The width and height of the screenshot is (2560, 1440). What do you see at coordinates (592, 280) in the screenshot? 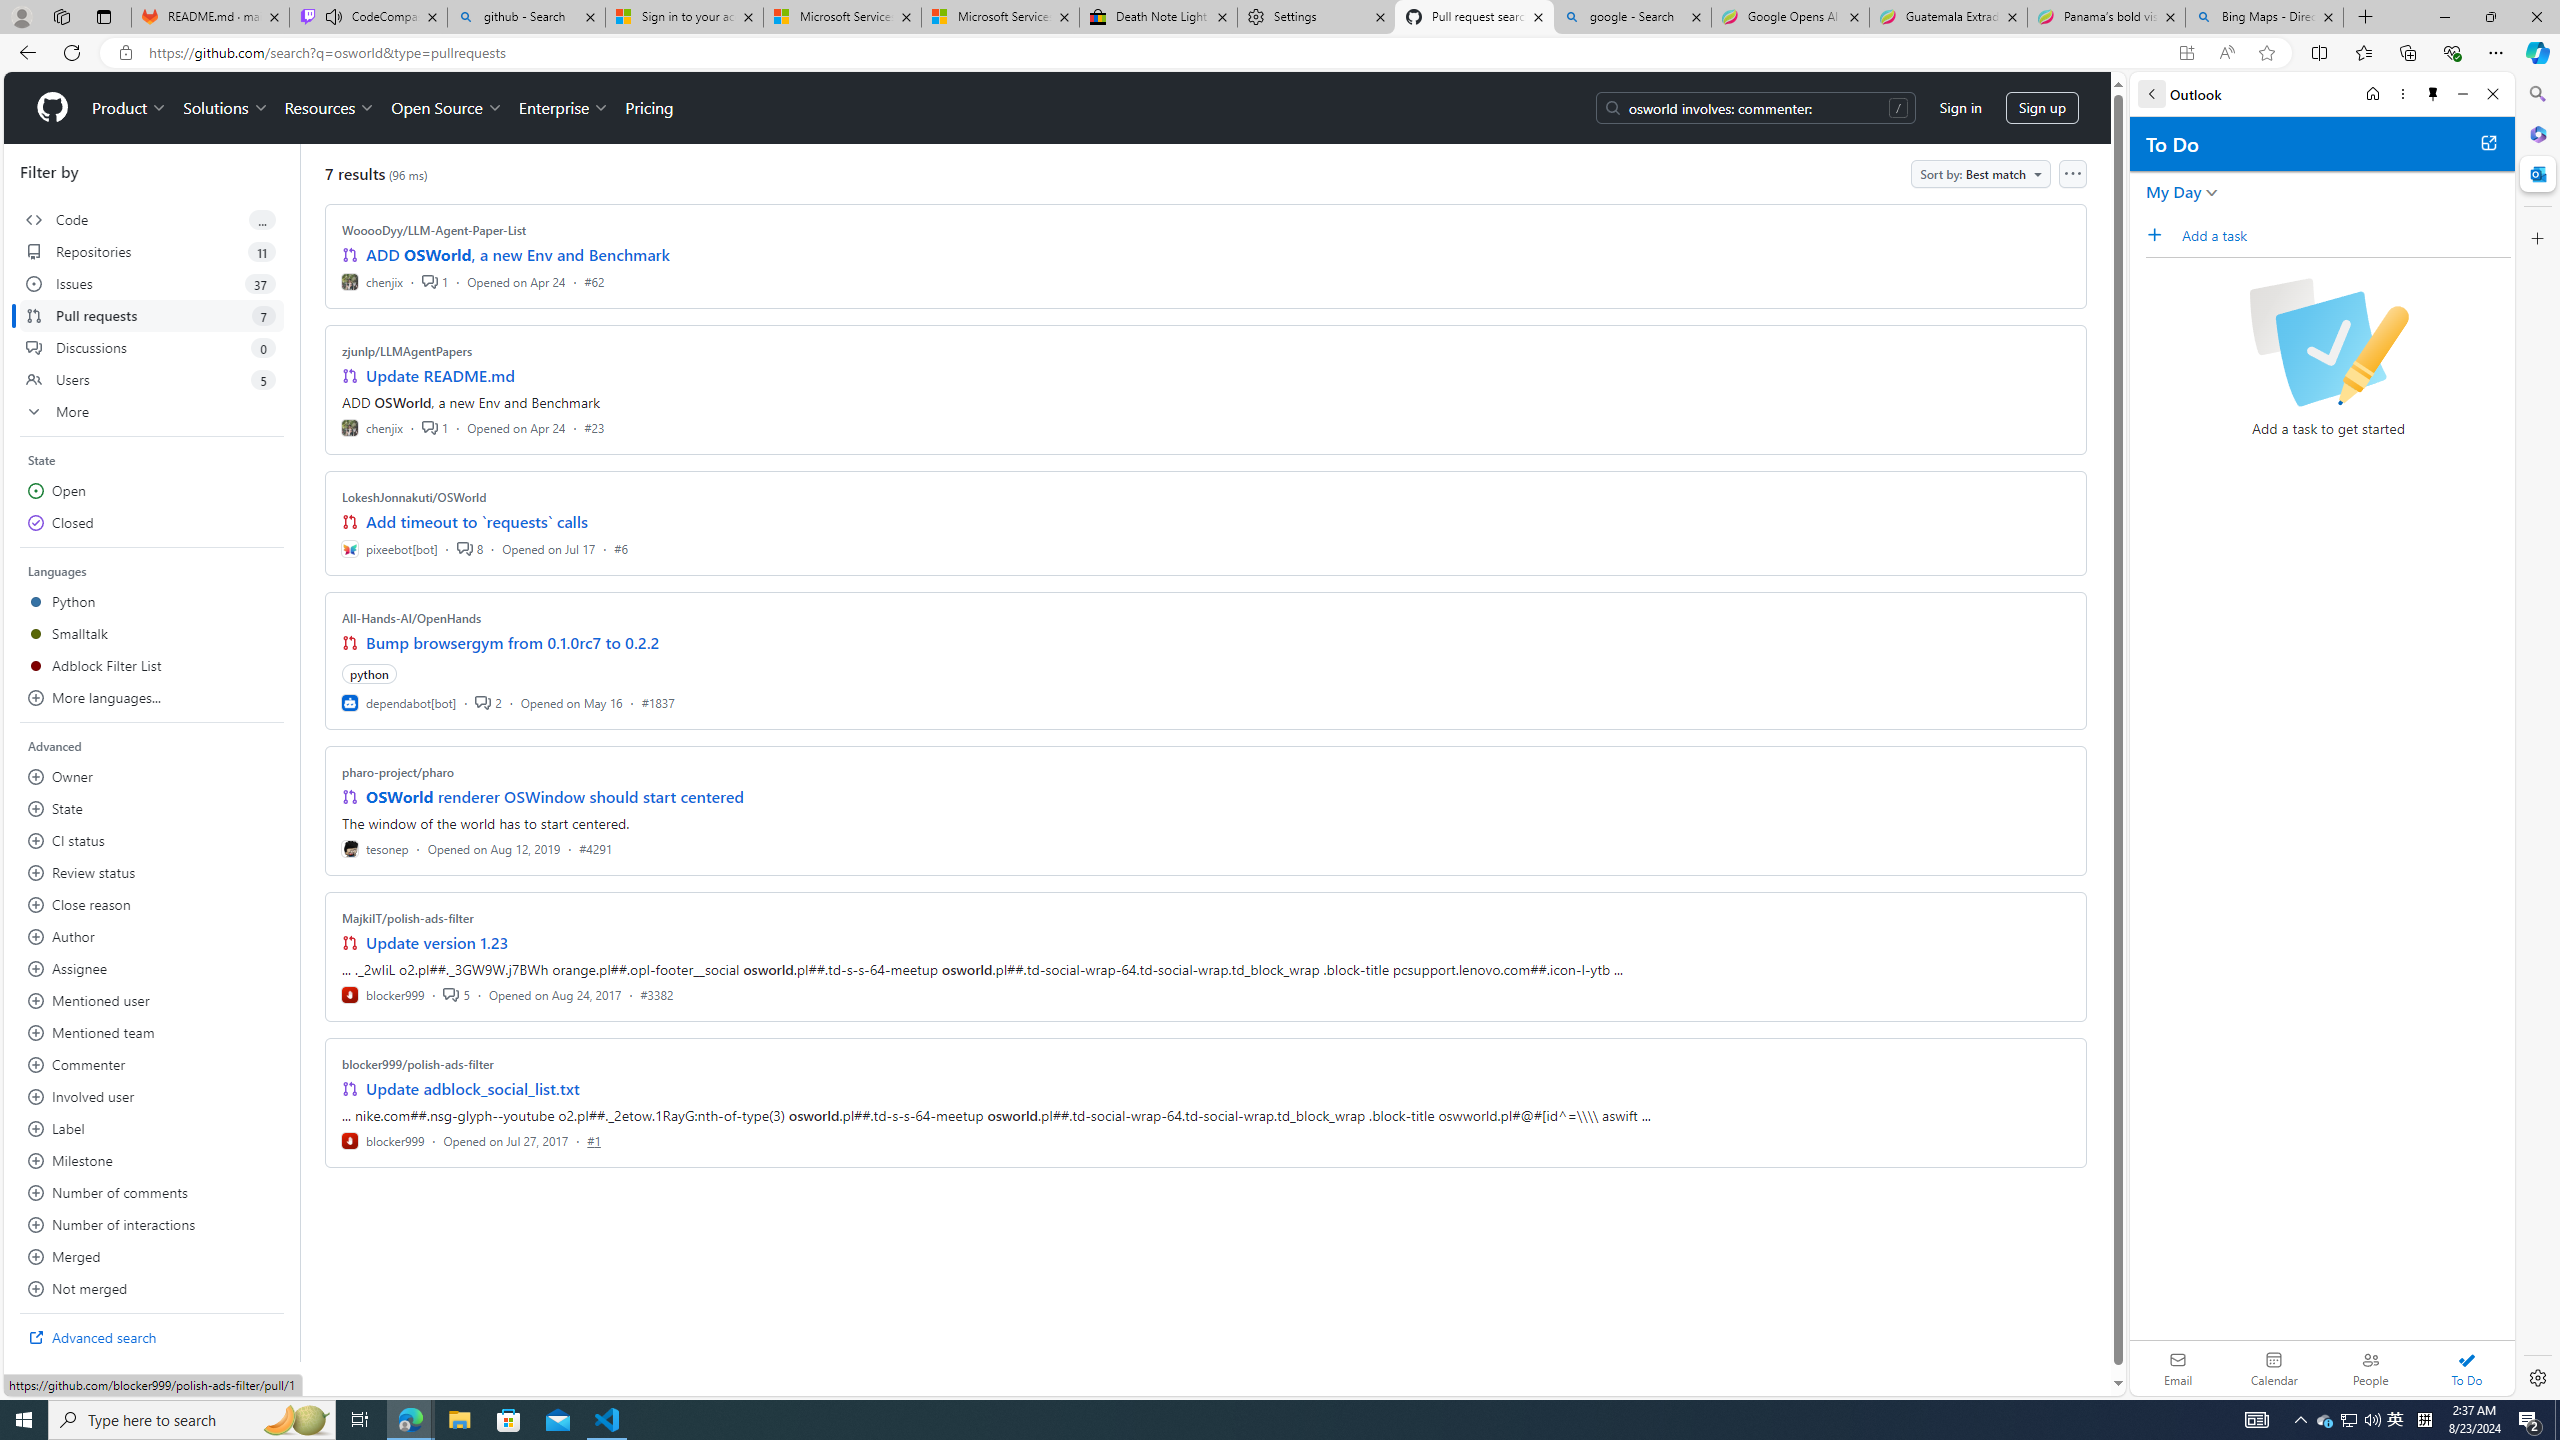
I see `'#62'` at bounding box center [592, 280].